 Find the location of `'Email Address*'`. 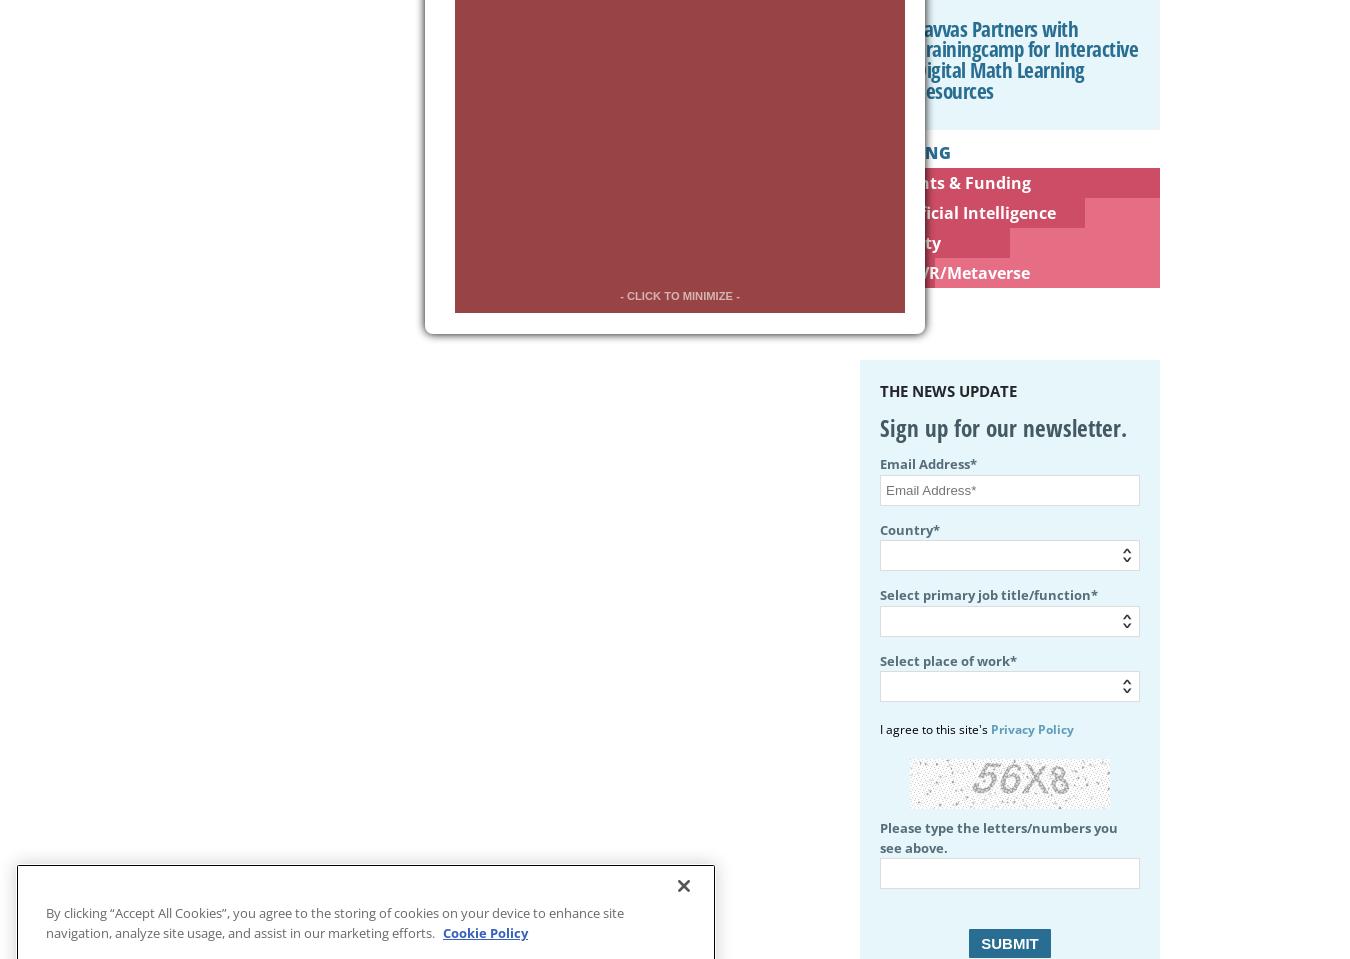

'Email Address*' is located at coordinates (927, 462).